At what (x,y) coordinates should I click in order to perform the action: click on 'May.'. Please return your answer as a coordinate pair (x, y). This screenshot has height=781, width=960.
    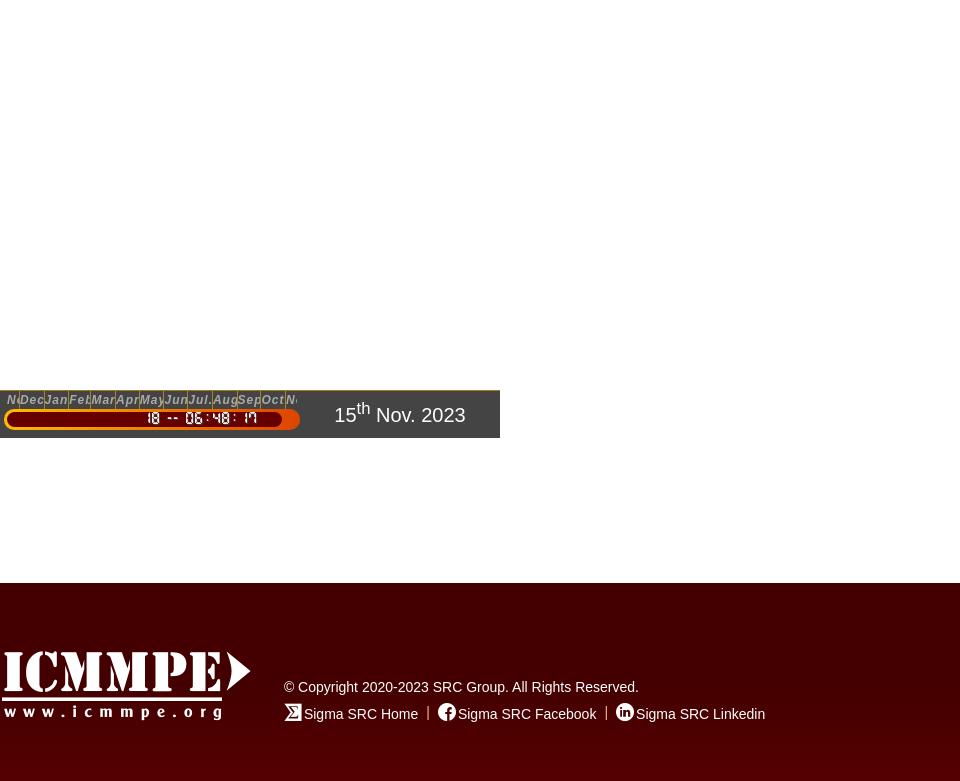
    Looking at the image, I should click on (138, 399).